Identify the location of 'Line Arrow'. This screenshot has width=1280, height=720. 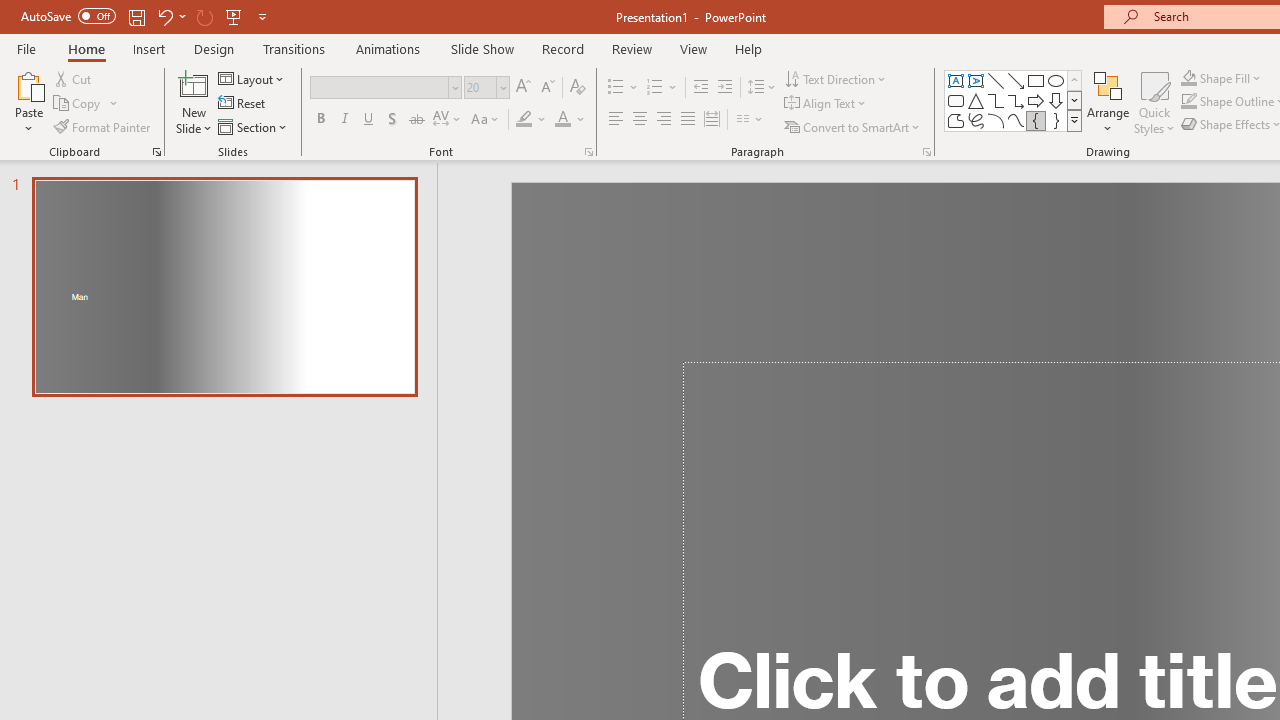
(1016, 80).